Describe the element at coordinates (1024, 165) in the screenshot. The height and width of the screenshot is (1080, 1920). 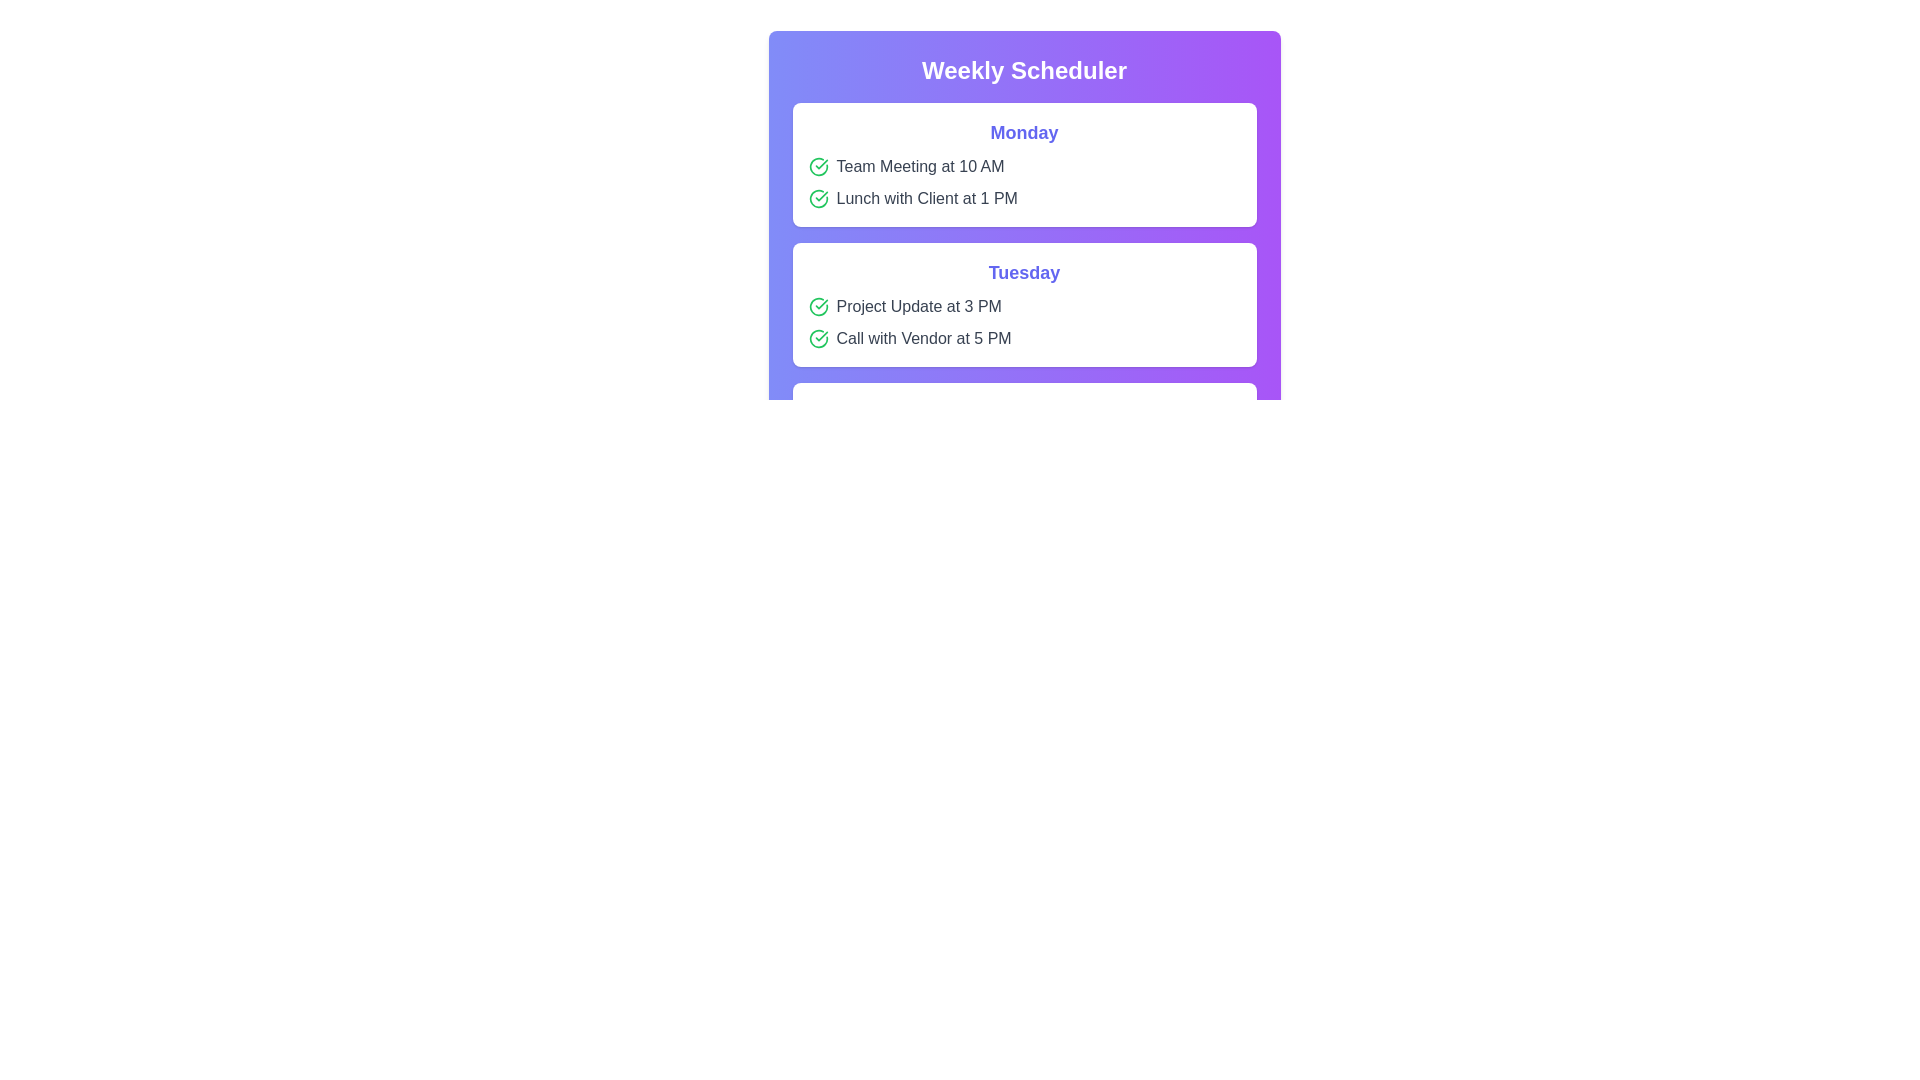
I see `the event item Team Meeting at 10 AM to interact with it` at that location.